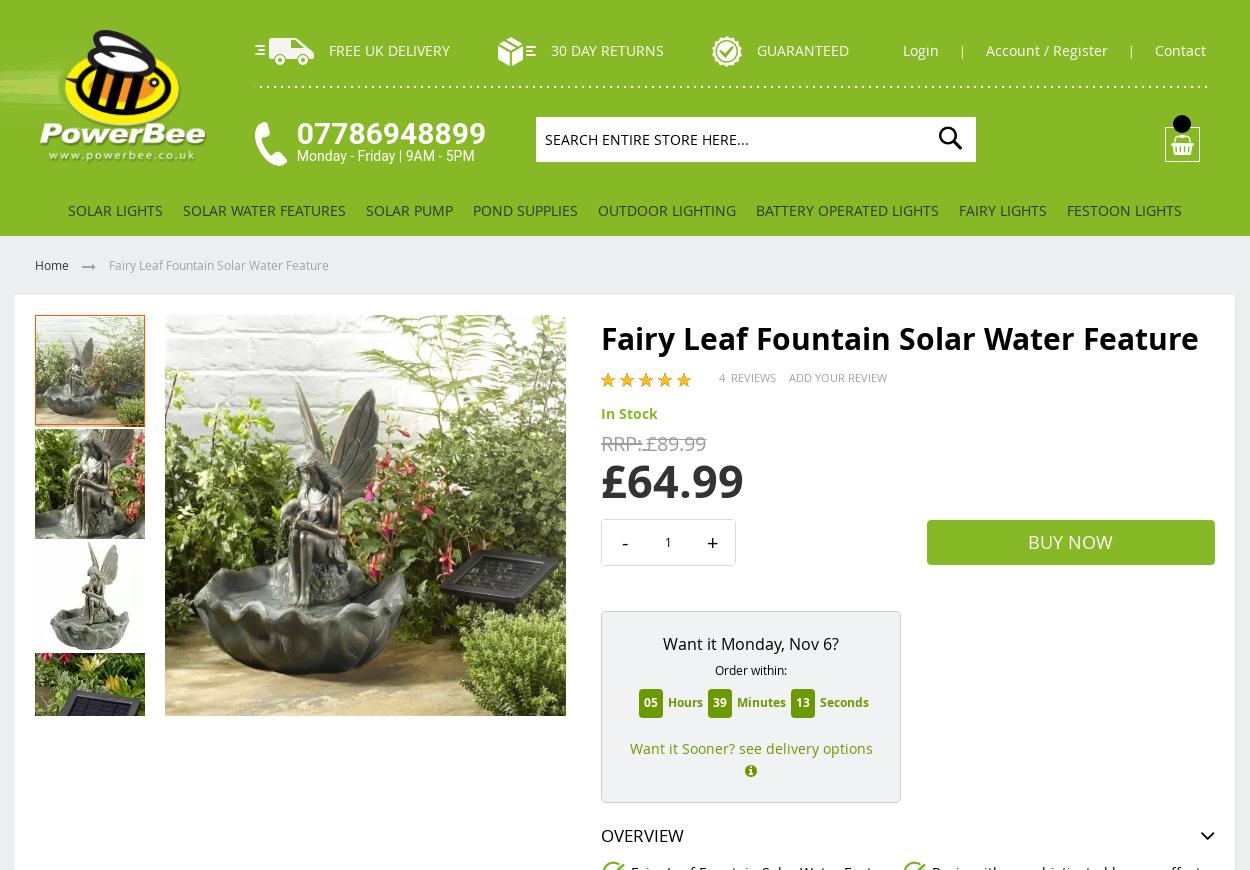  Describe the element at coordinates (629, 412) in the screenshot. I see `'In stock'` at that location.